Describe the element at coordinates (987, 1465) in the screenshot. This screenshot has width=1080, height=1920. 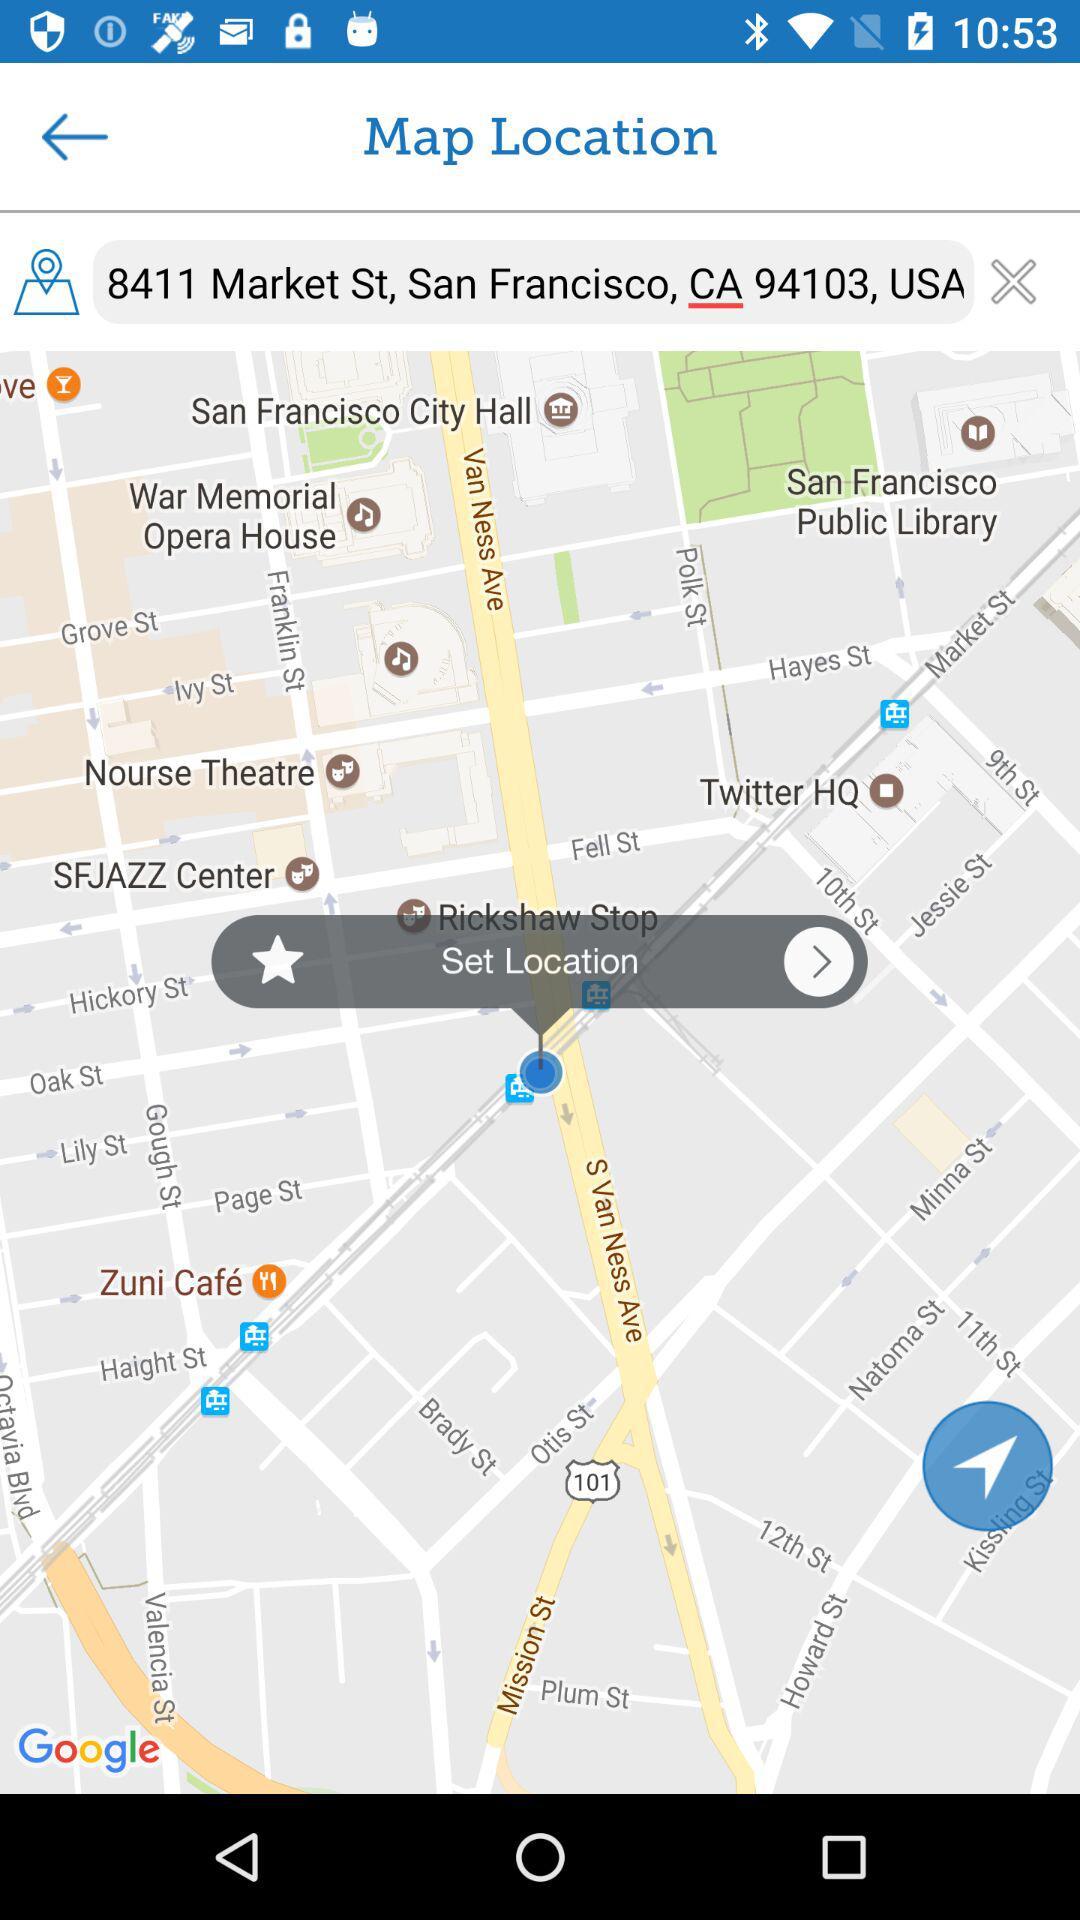
I see `the navigation icon` at that location.